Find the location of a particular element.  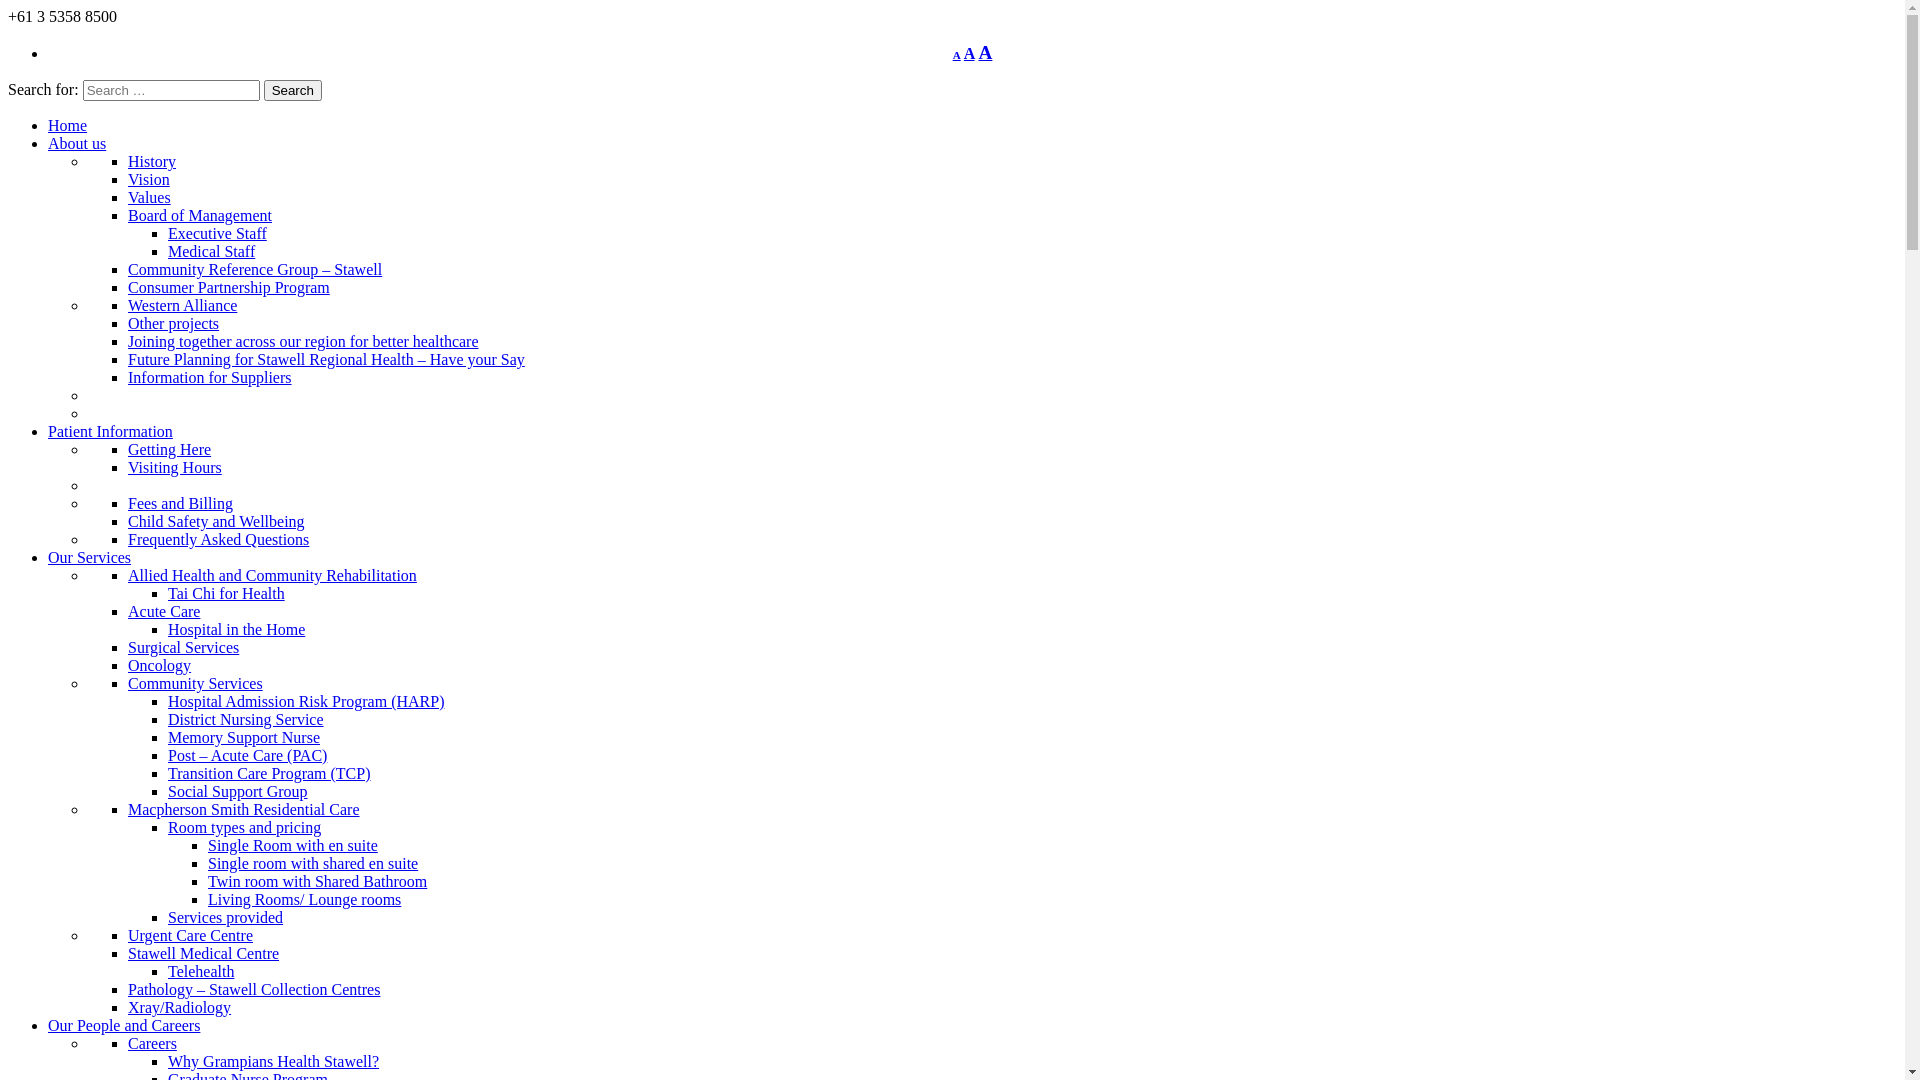

'Values' is located at coordinates (127, 197).